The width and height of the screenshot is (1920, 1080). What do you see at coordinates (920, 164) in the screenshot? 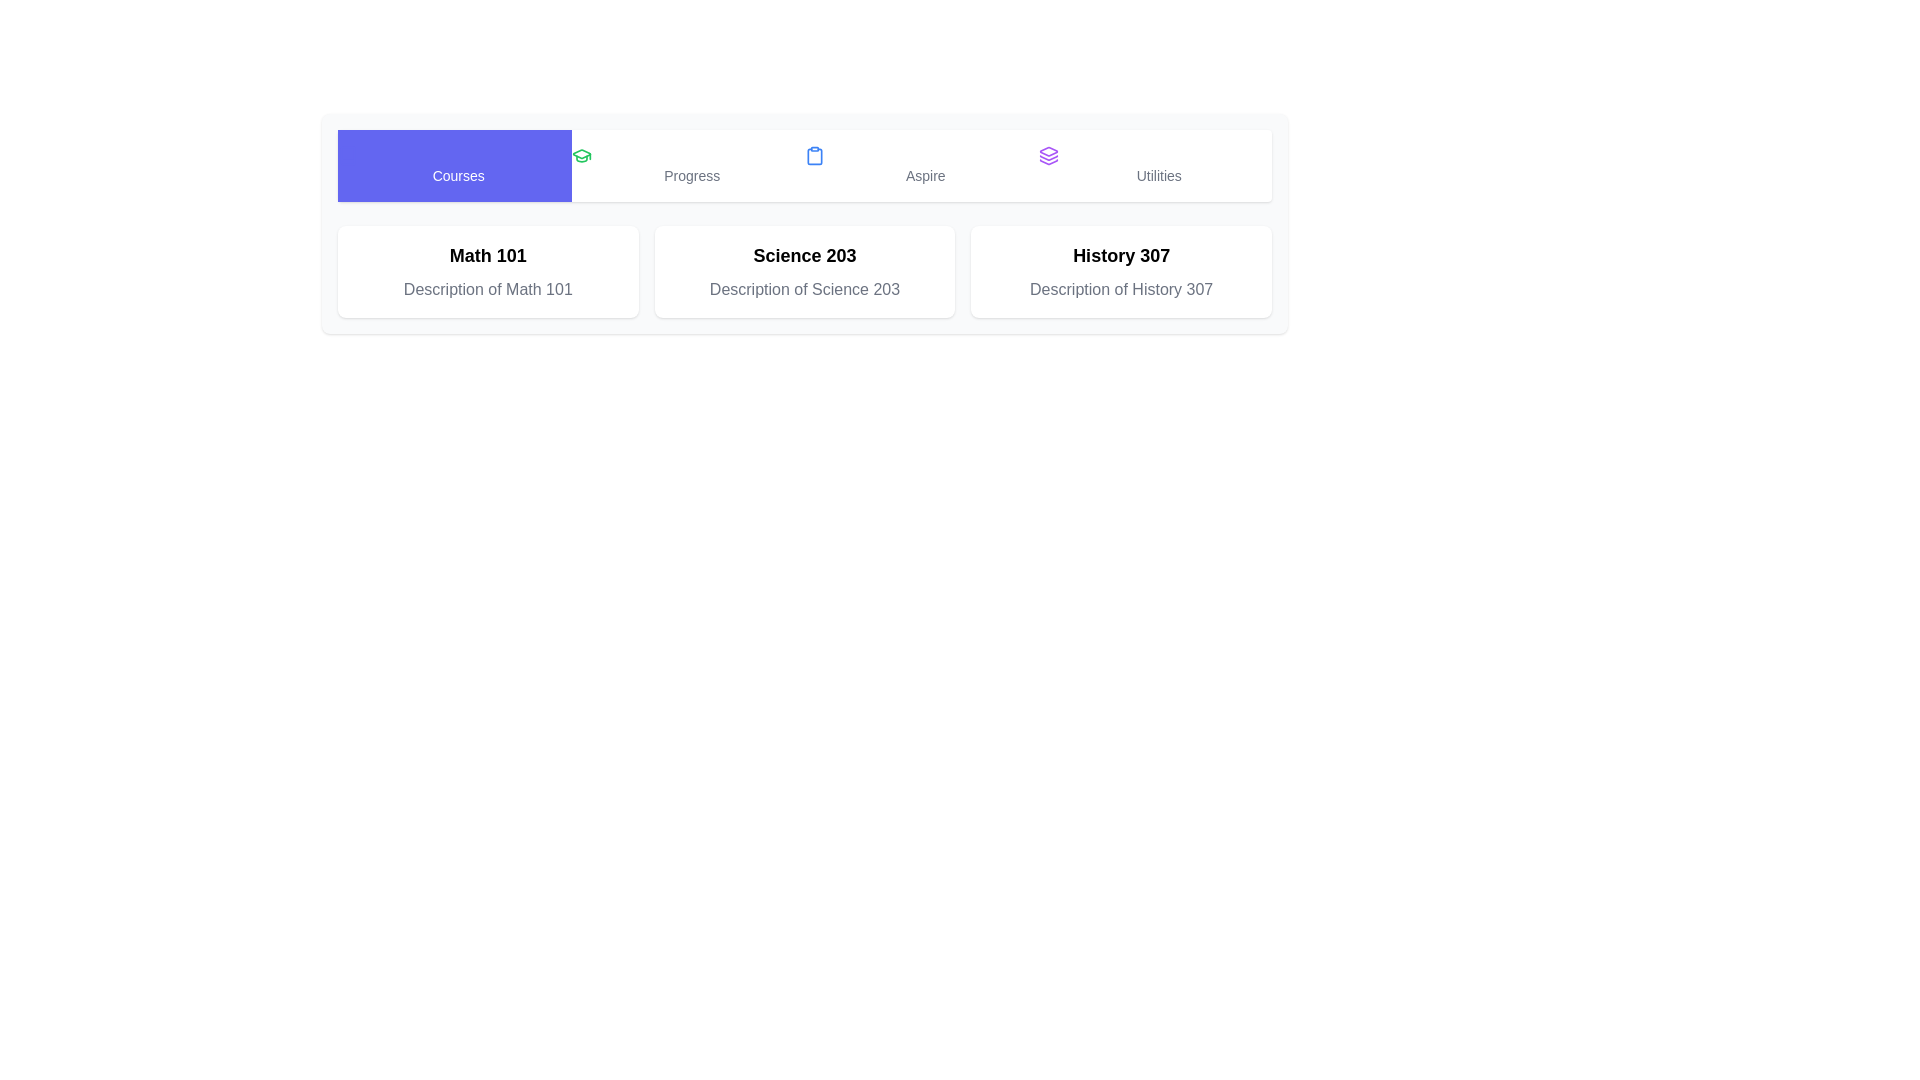
I see `the 'Aspire' button located between the 'Progress' and 'Utilities' sections in the navigation list` at bounding box center [920, 164].